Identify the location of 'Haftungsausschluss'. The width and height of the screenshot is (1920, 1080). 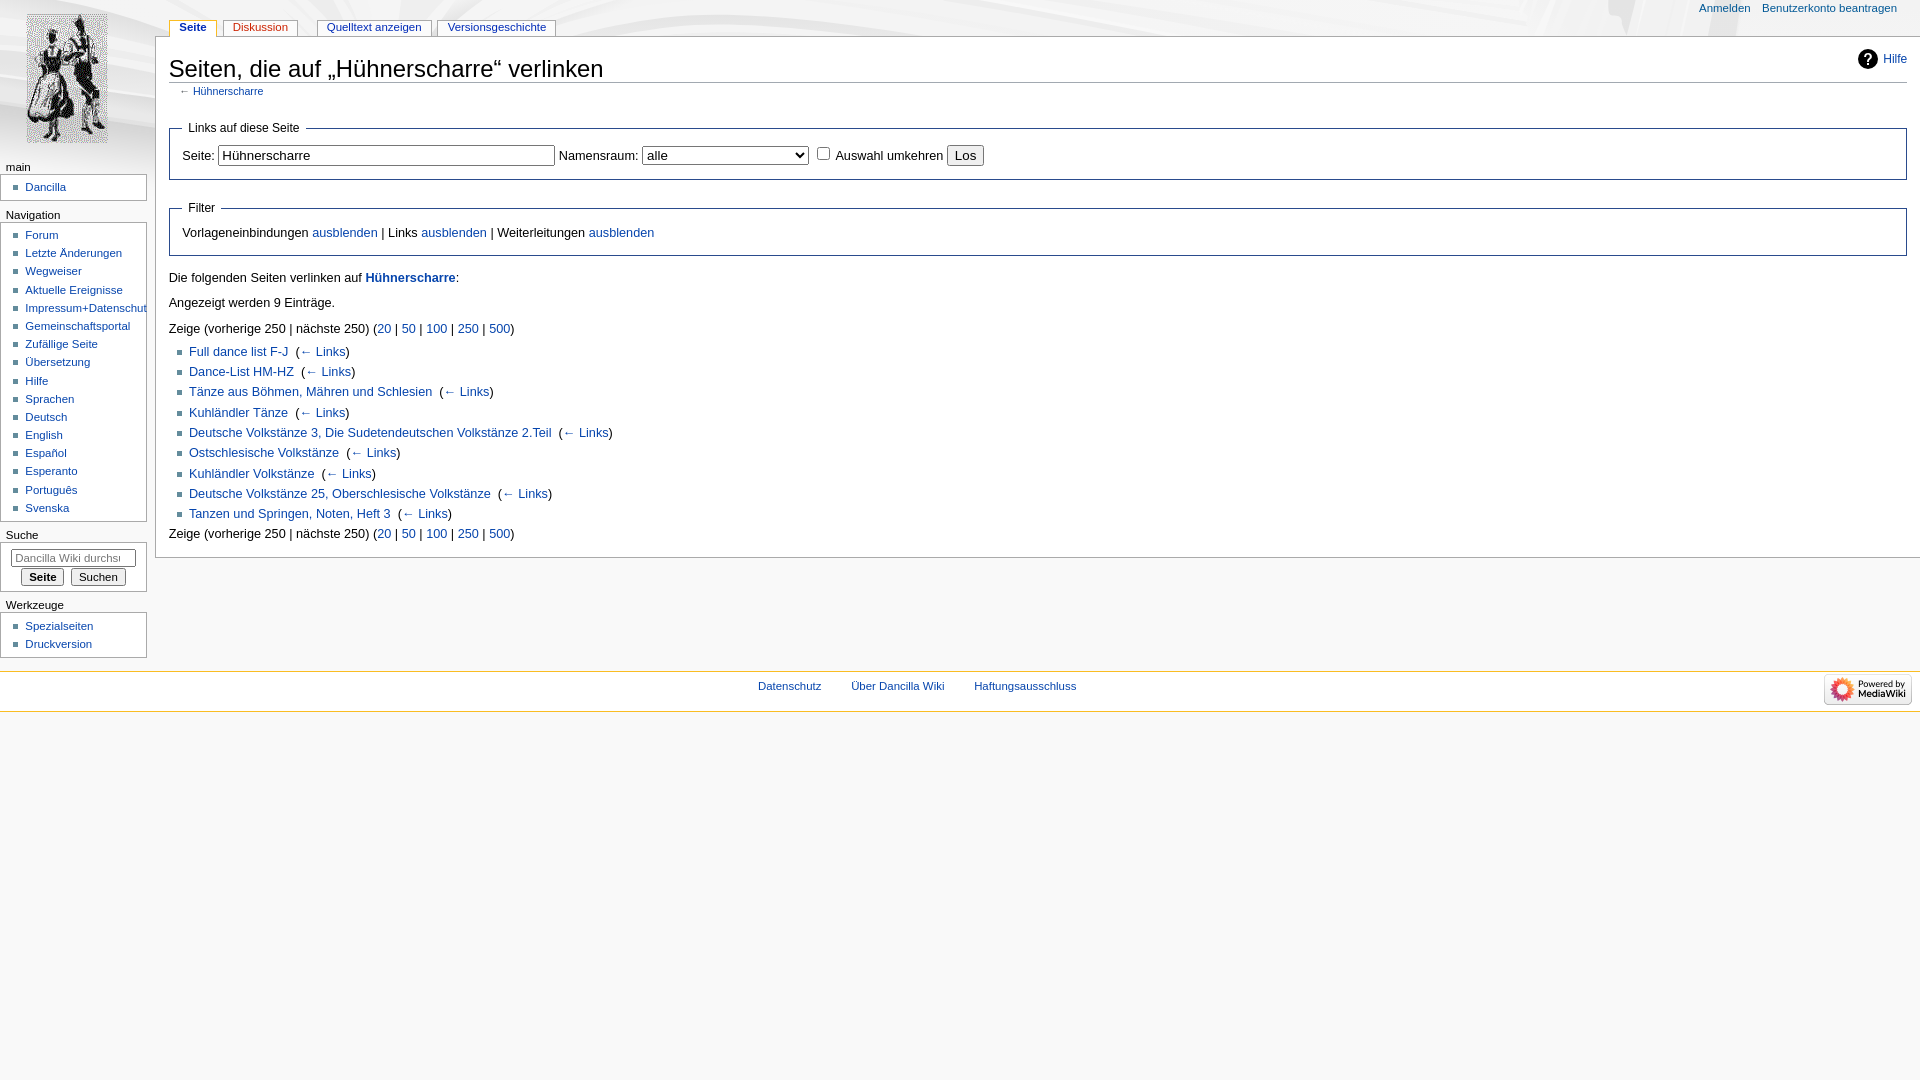
(1025, 685).